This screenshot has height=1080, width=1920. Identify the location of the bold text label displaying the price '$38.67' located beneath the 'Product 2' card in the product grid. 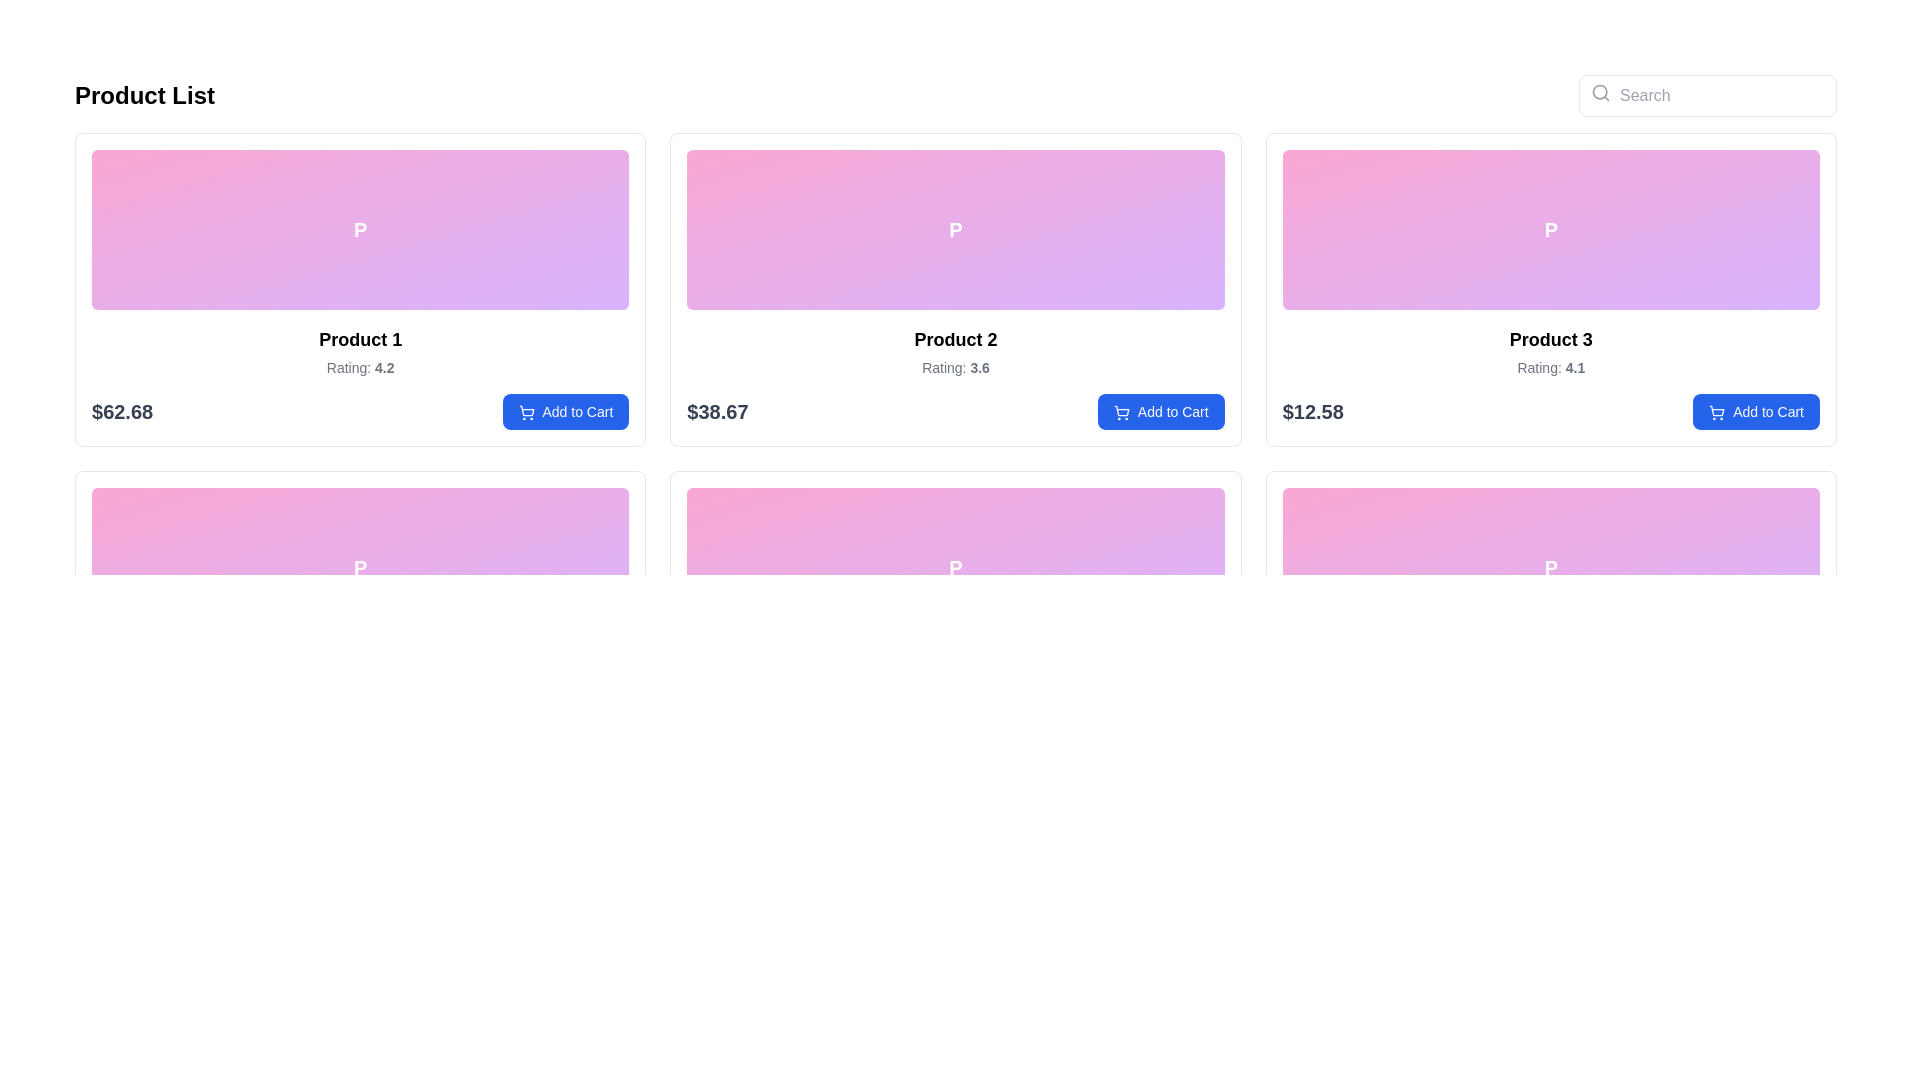
(717, 411).